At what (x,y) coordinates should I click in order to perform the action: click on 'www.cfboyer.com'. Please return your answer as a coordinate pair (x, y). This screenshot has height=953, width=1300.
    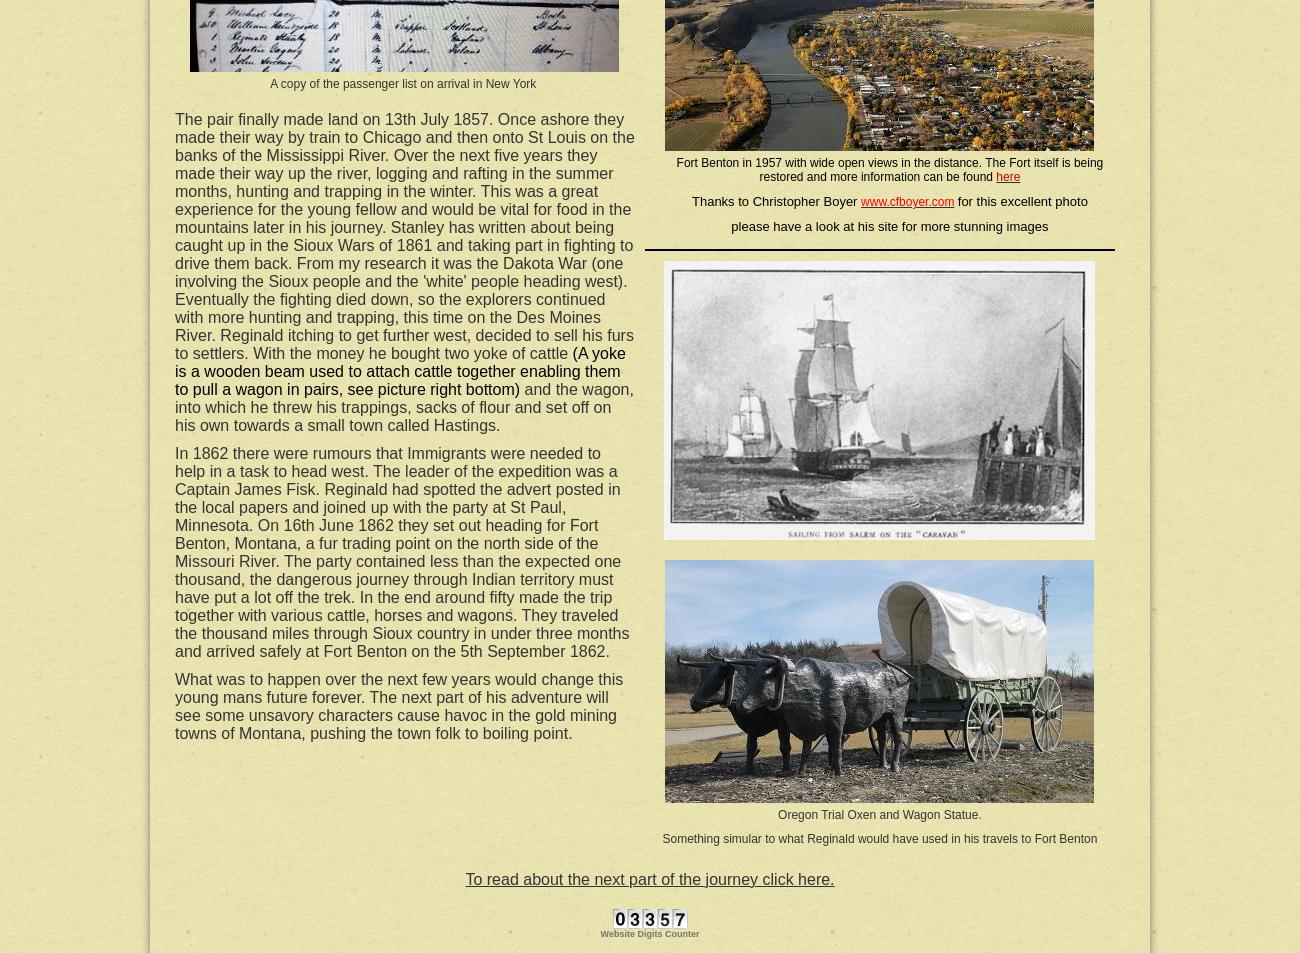
    Looking at the image, I should click on (906, 201).